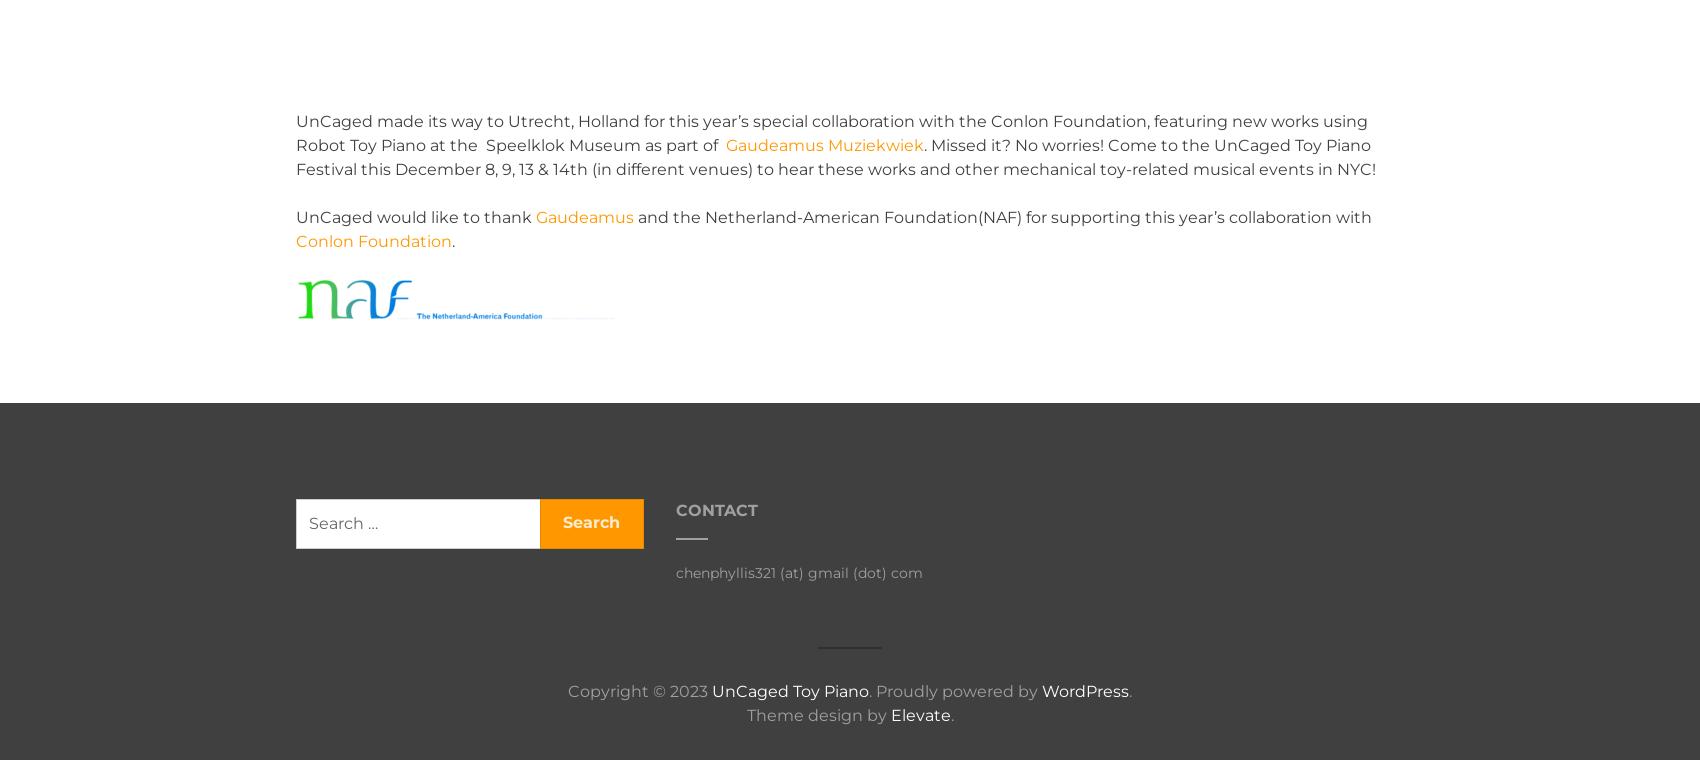 The image size is (1700, 760). What do you see at coordinates (373, 240) in the screenshot?
I see `'Conlon Foundation'` at bounding box center [373, 240].